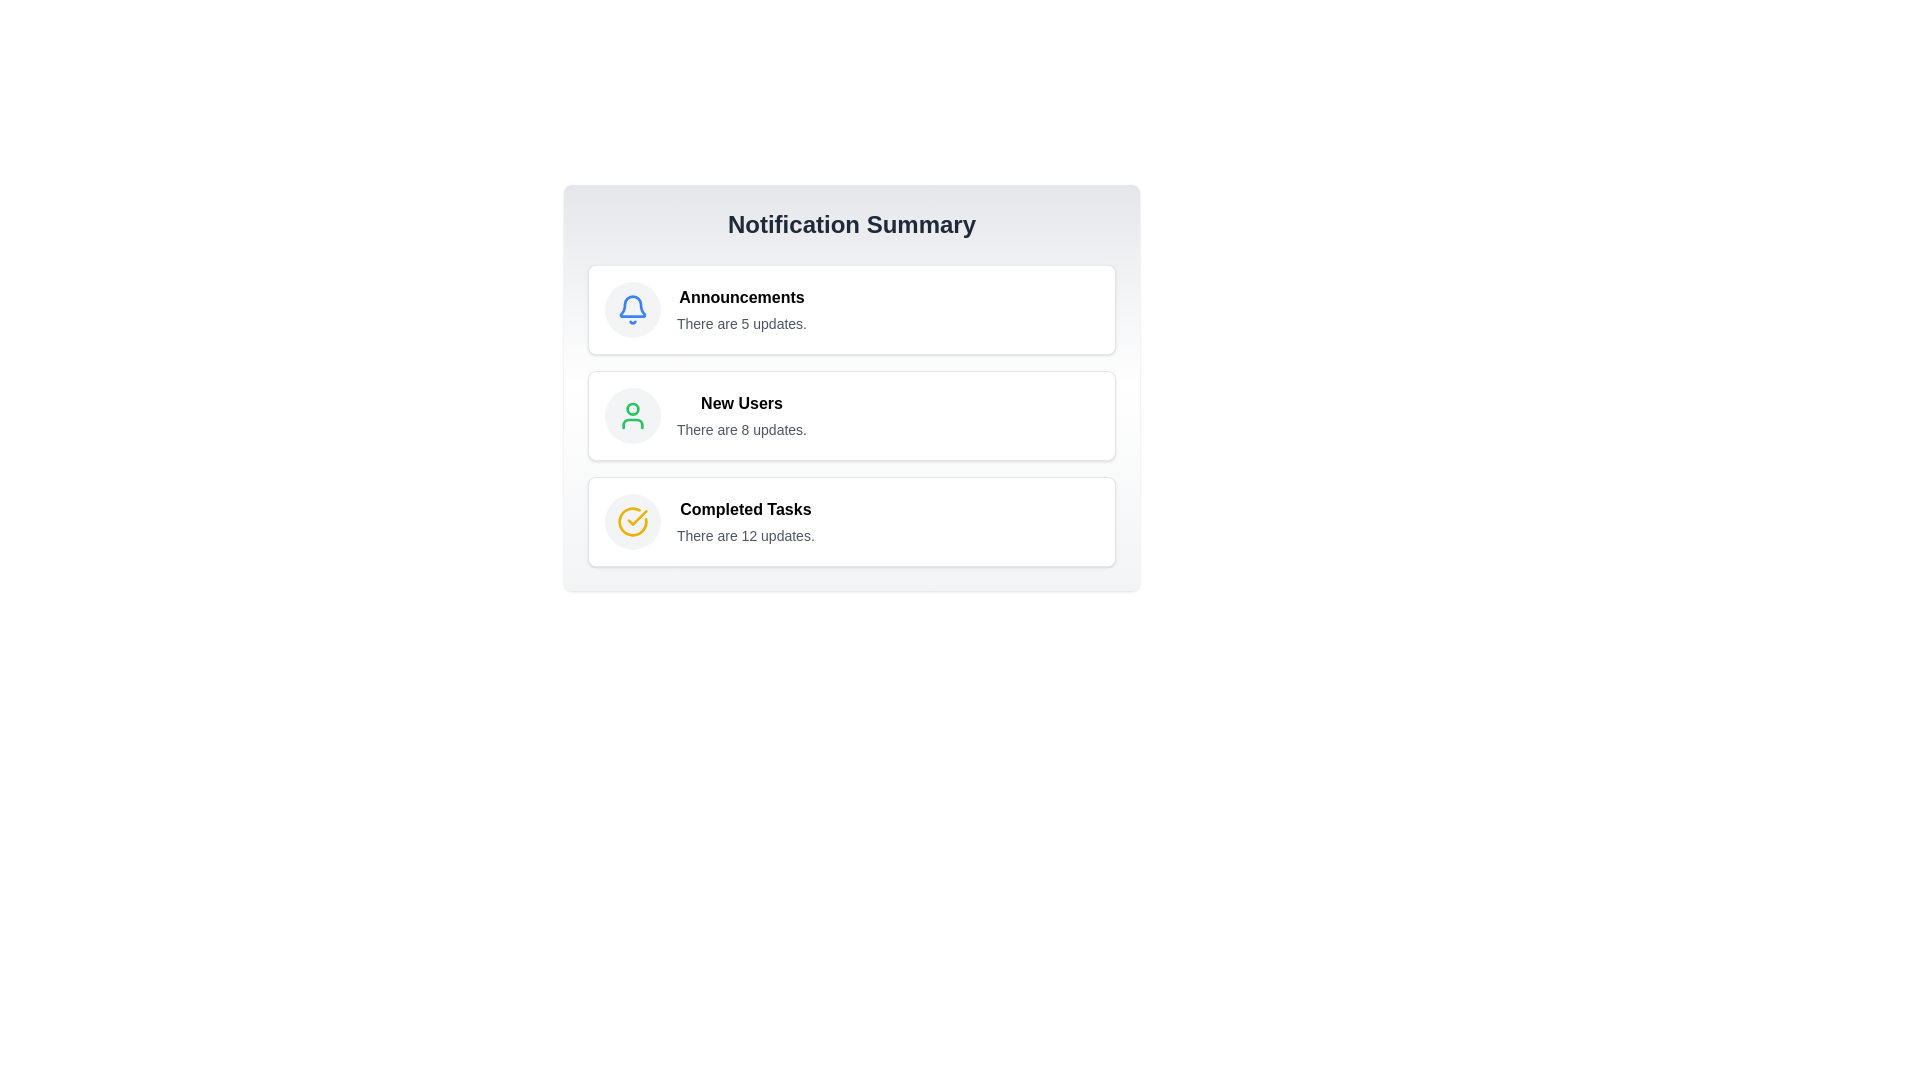 This screenshot has height=1080, width=1920. I want to click on text line stating 'There are 12 updates.' which is positioned beneath the bold title 'Completed Tasks' in the Notification Summary panel, so click(744, 535).